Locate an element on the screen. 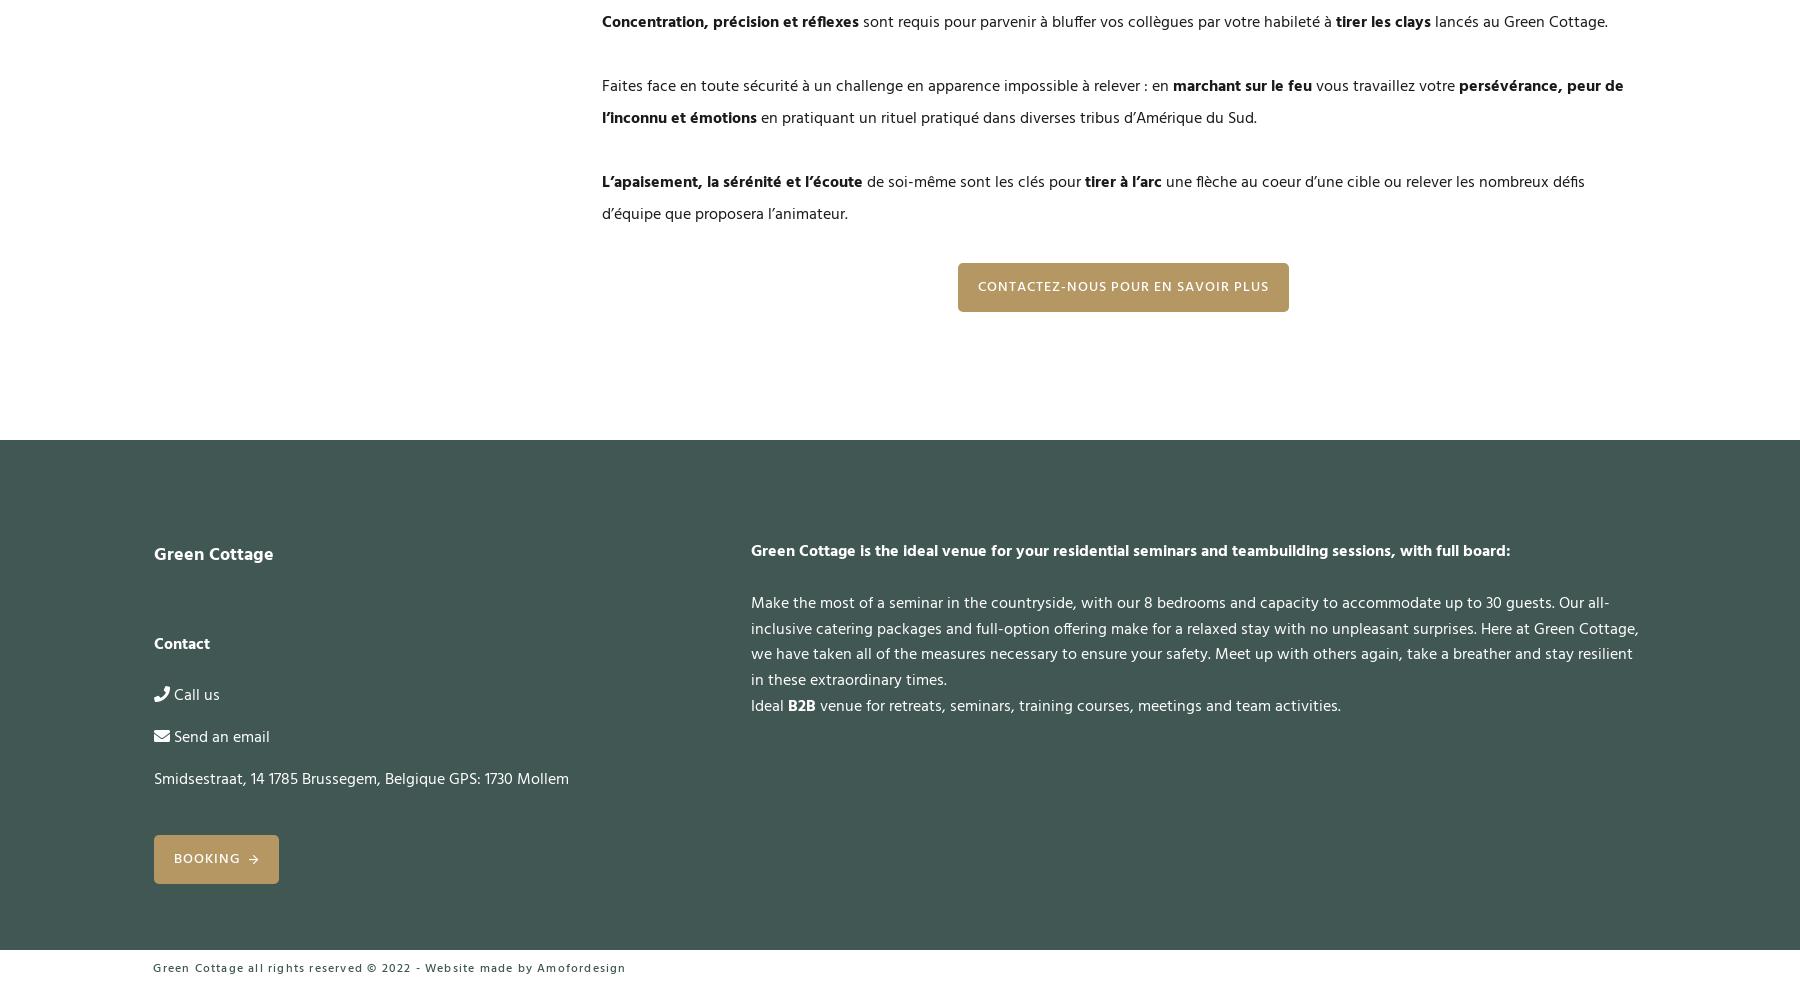 This screenshot has width=1800, height=983. 'Make the most of a seminar in the countryside, with our 8 bedrooms and capacity to accommodate up to 30 guests. Our all-inclusive catering packages and full-option offering make for a relaxed stay with no unpleasant surprises. Here at Green Cottage, we have taken all of the measures necessary to ensure your safety. Meet up with others again, take a breather and stay resilient in these extraordinary times.' is located at coordinates (1192, 641).